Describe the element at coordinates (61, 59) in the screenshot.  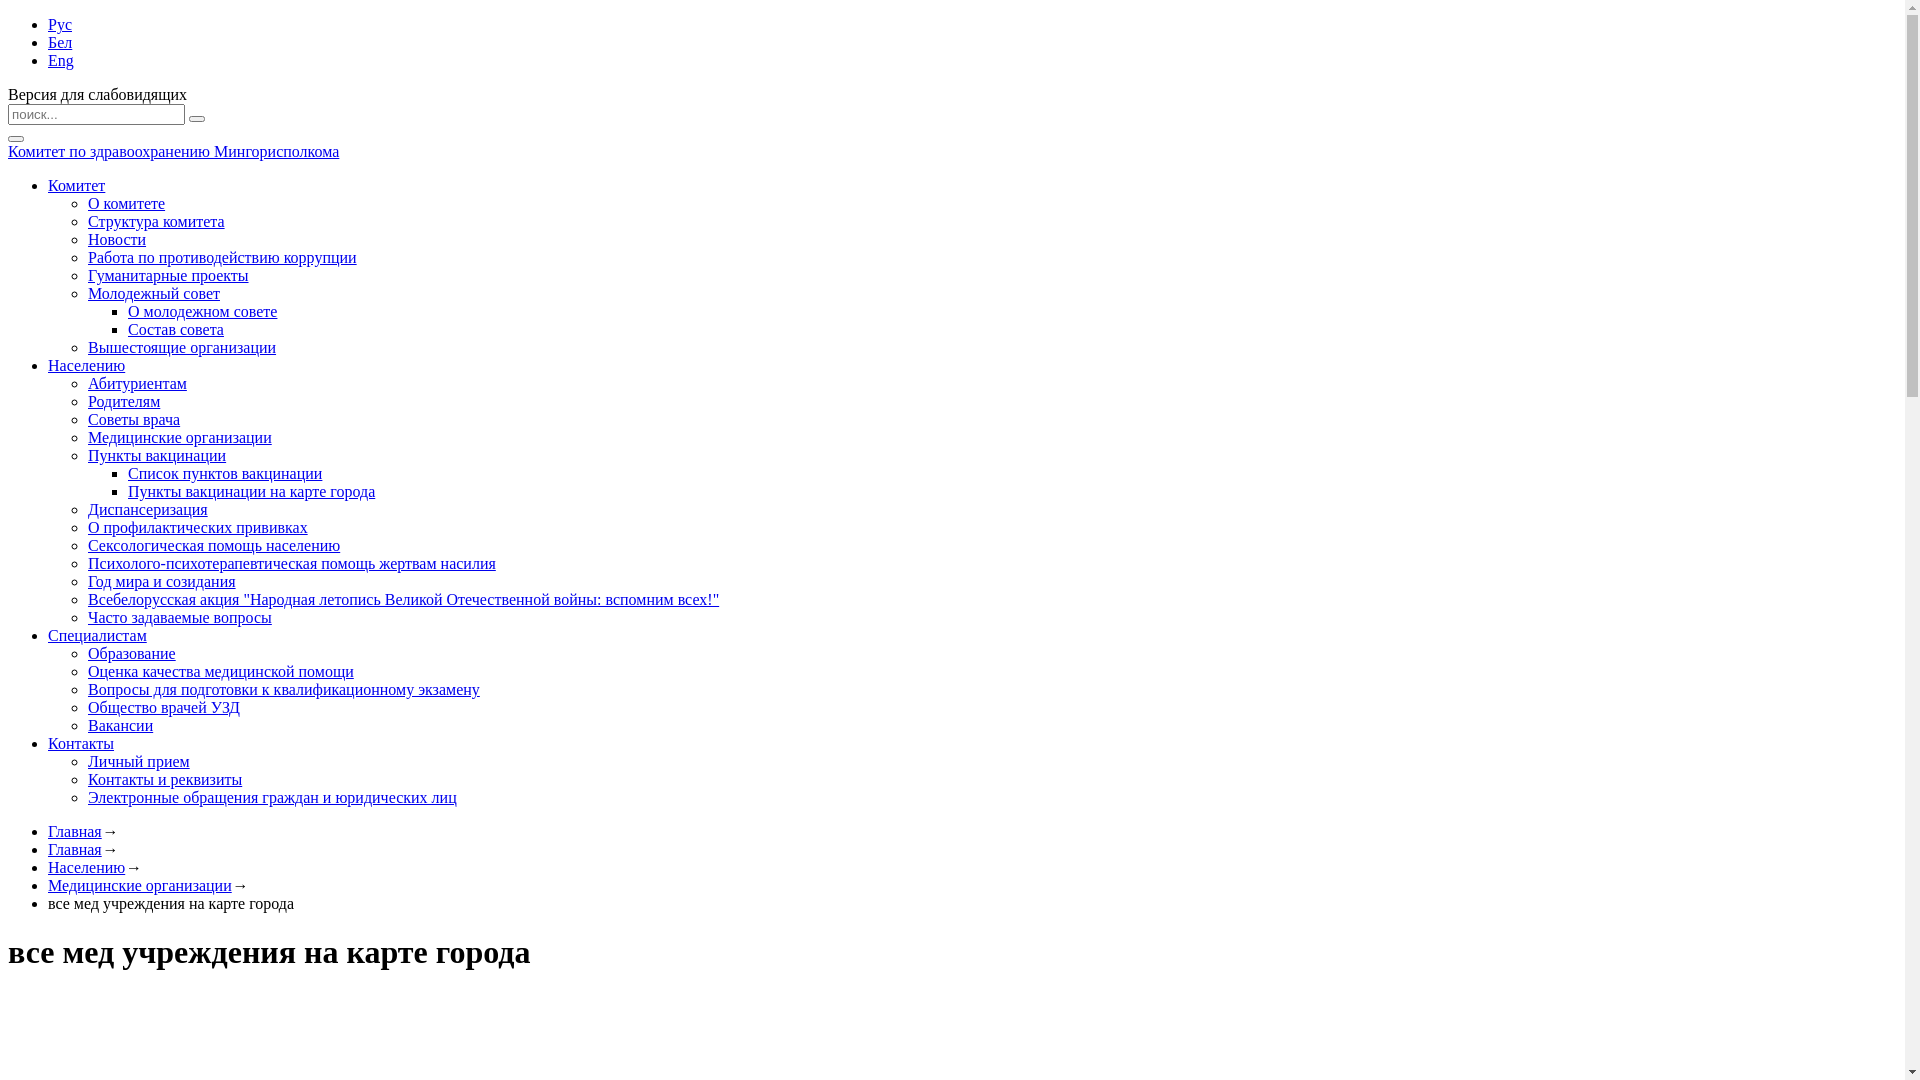
I see `'Eng'` at that location.